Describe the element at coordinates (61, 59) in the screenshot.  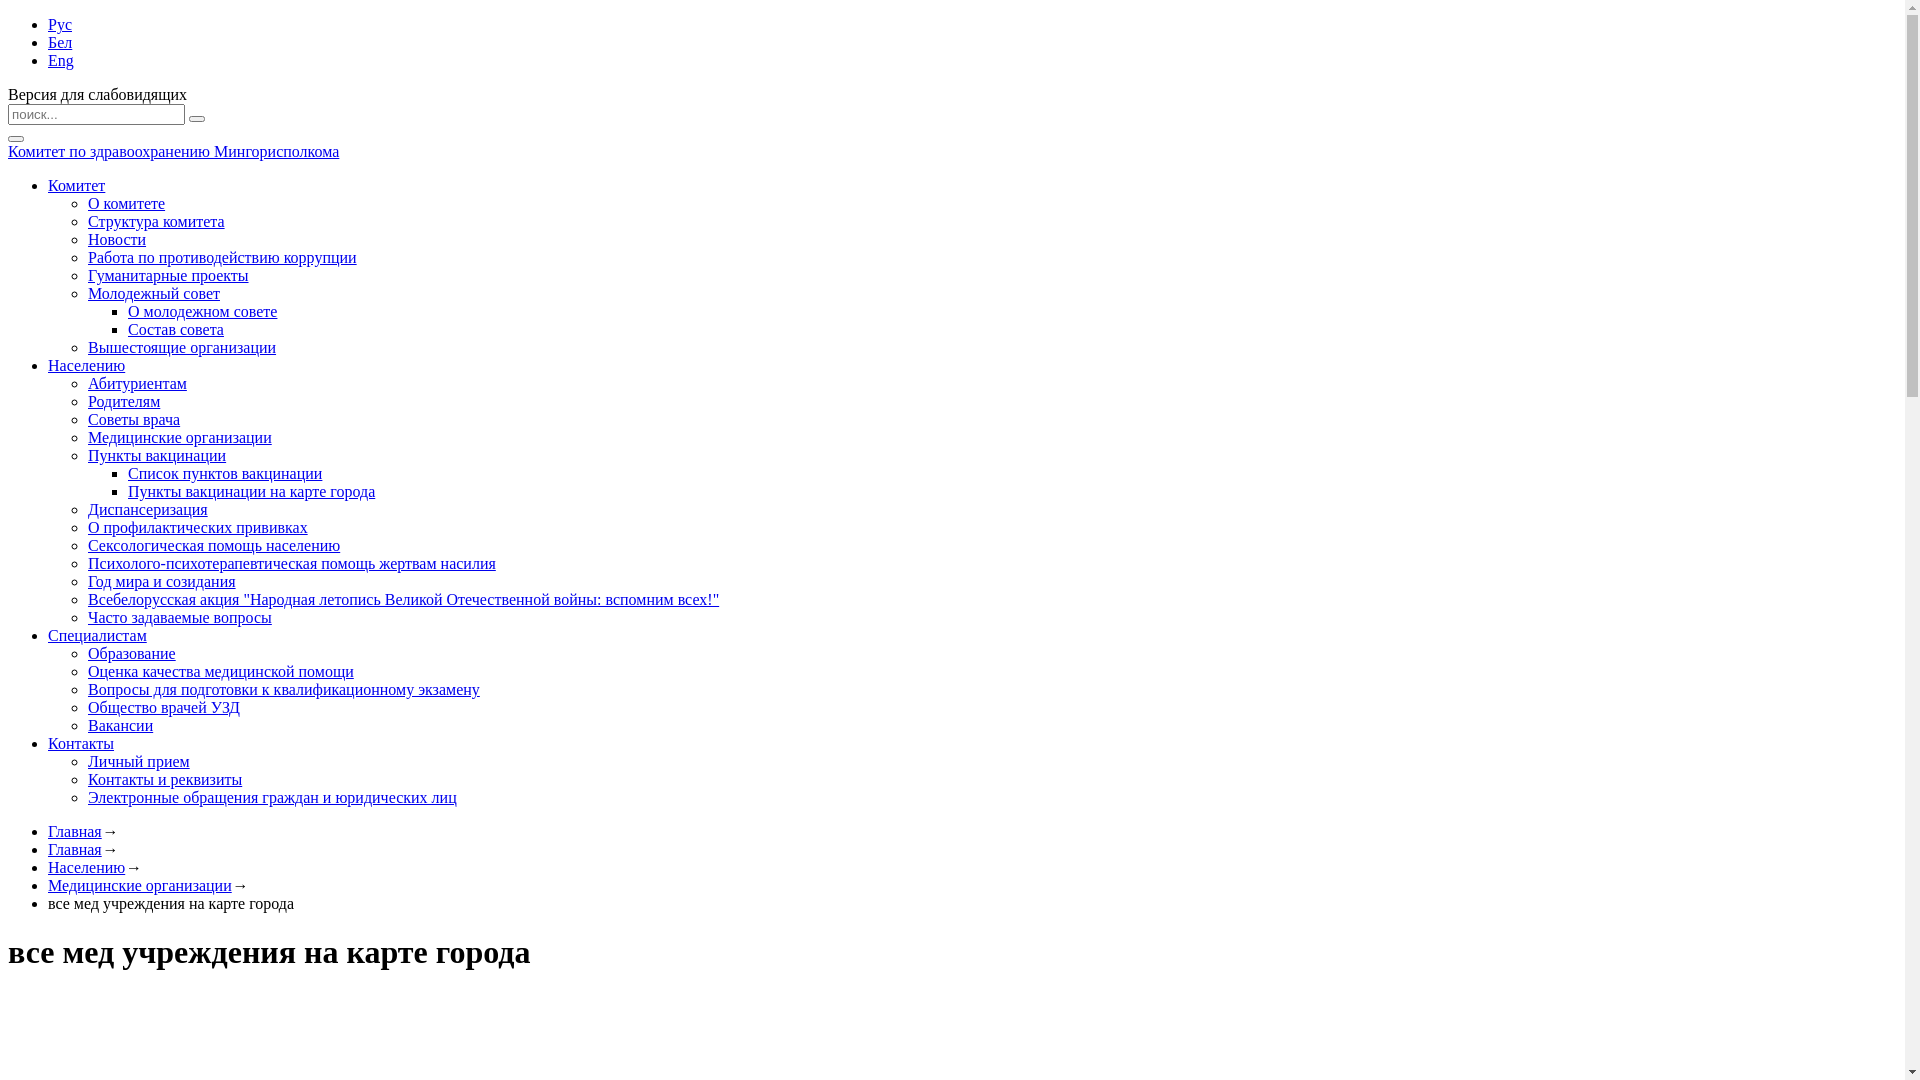
I see `'Eng'` at that location.